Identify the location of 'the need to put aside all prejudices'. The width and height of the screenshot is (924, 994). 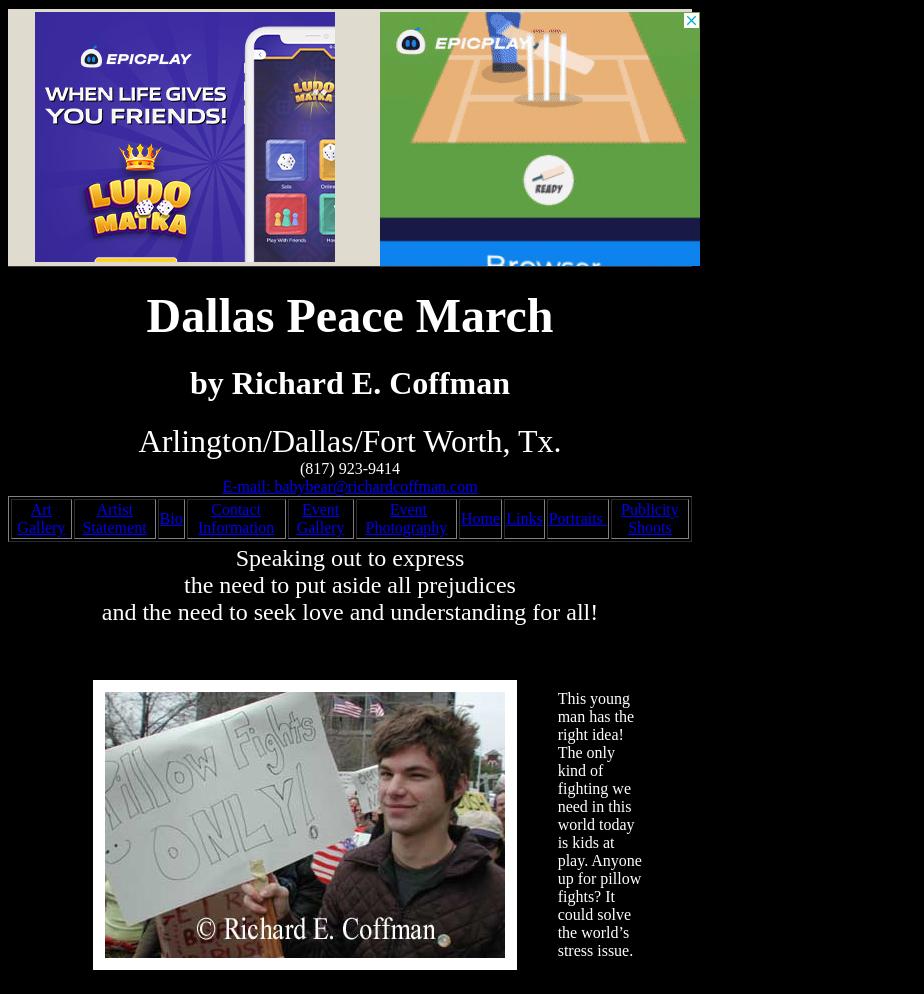
(349, 584).